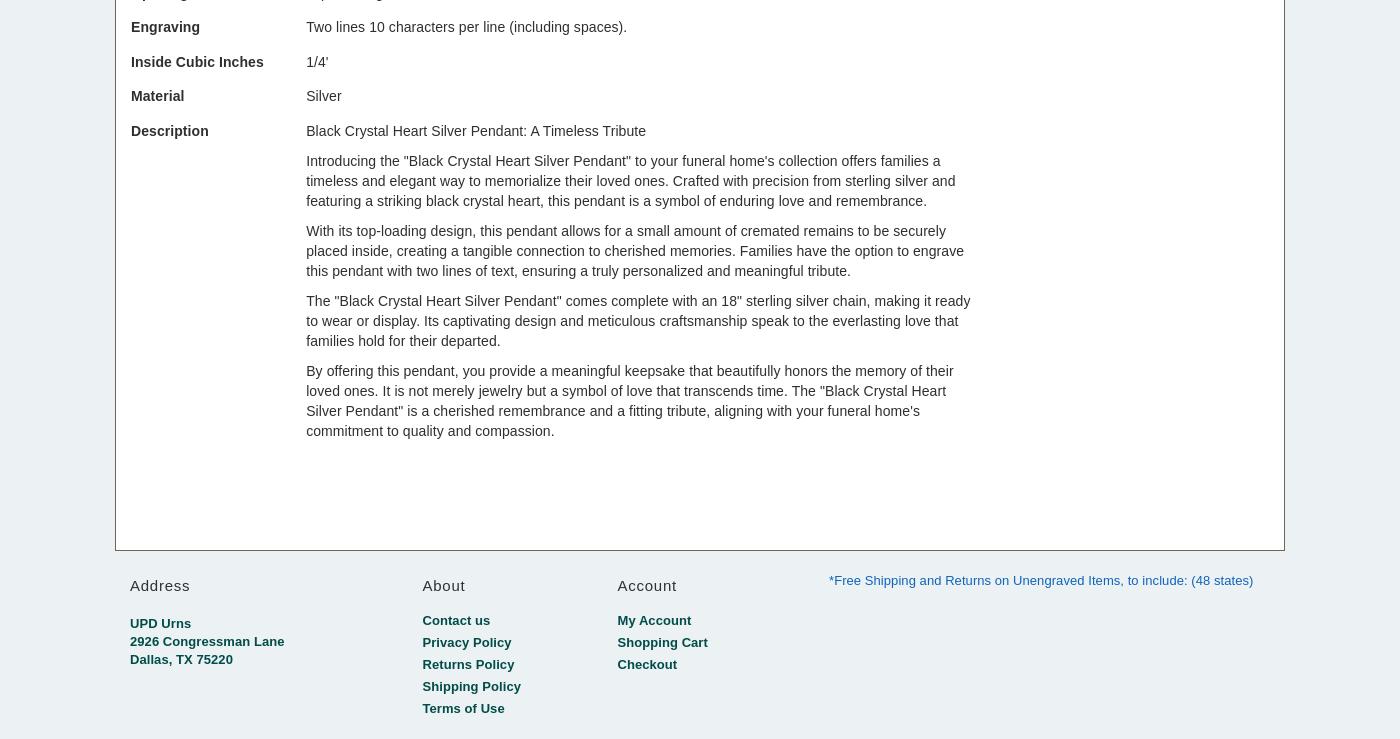 This screenshot has height=739, width=1400. I want to click on 'Black Crystal Heart Silver Pendant: A Timeless Tribute', so click(306, 129).